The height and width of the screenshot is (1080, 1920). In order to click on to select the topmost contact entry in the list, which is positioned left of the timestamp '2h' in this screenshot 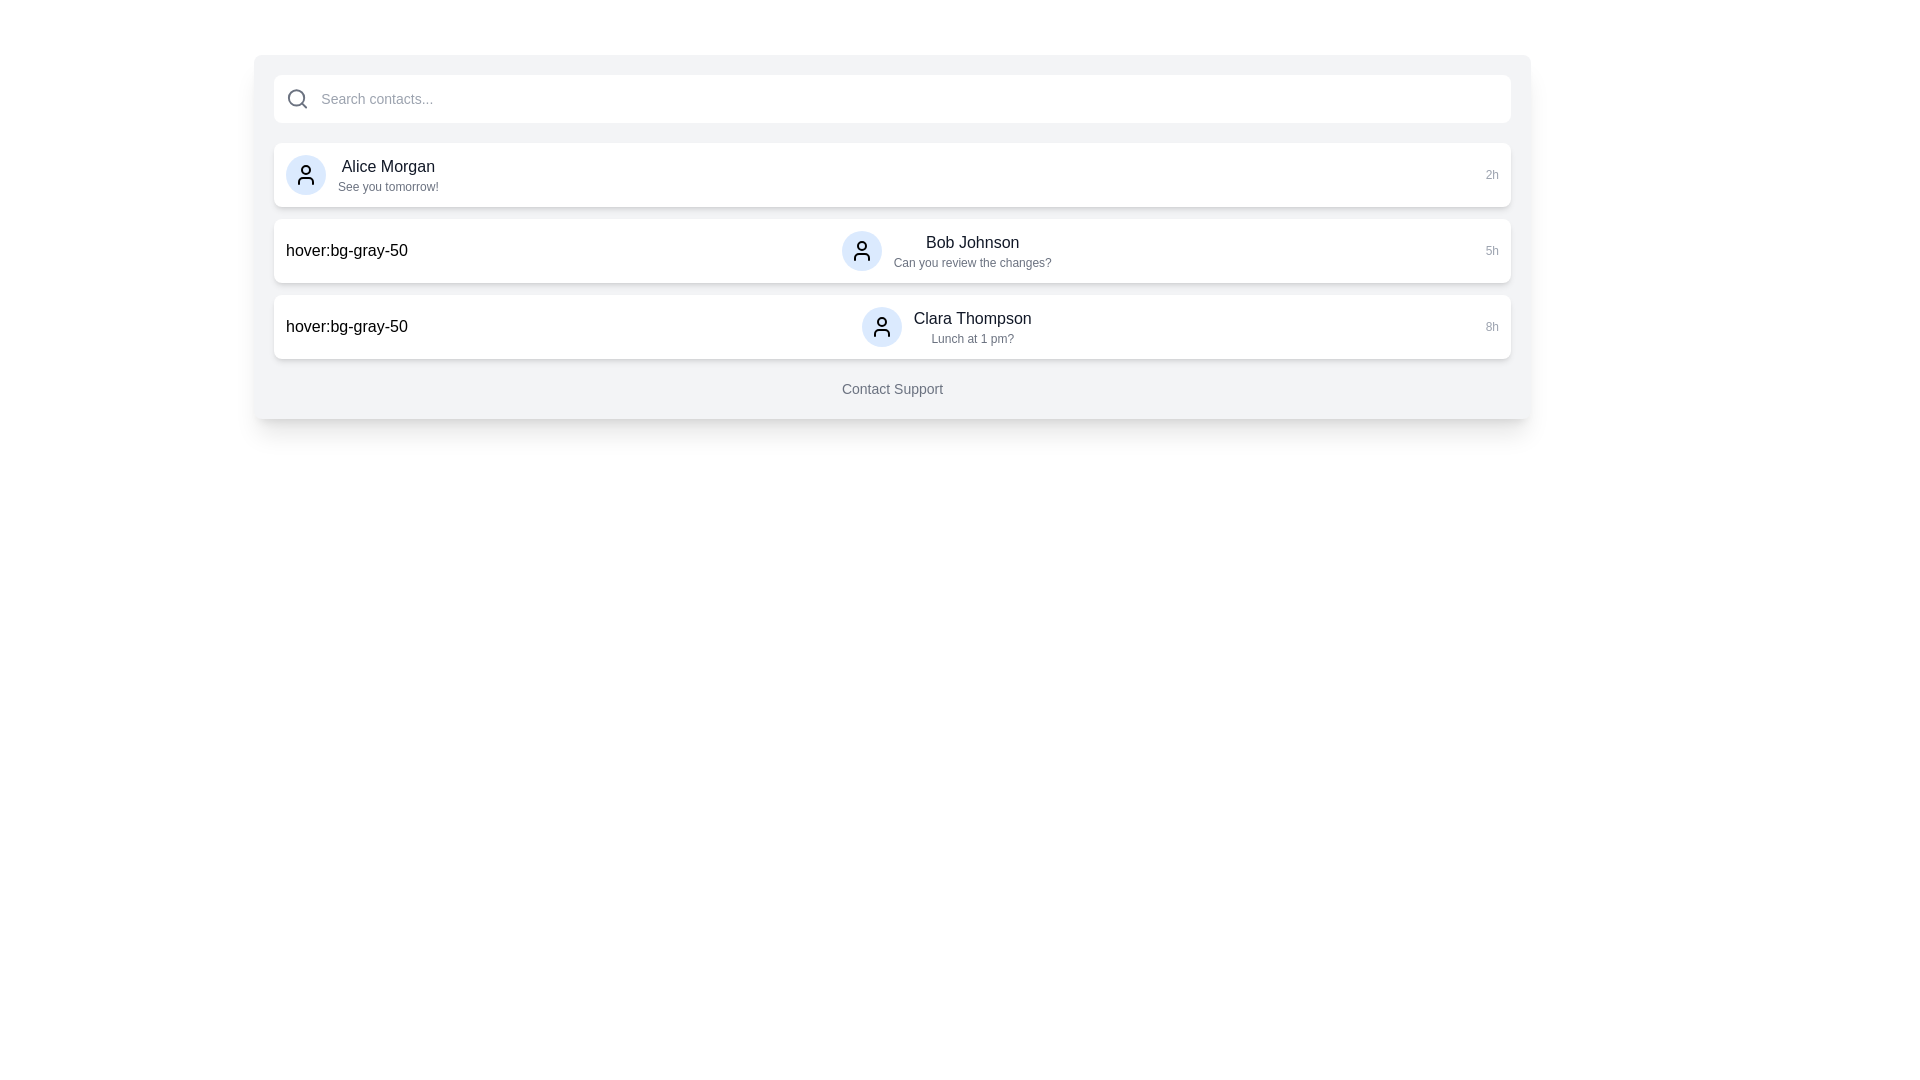, I will do `click(362, 173)`.